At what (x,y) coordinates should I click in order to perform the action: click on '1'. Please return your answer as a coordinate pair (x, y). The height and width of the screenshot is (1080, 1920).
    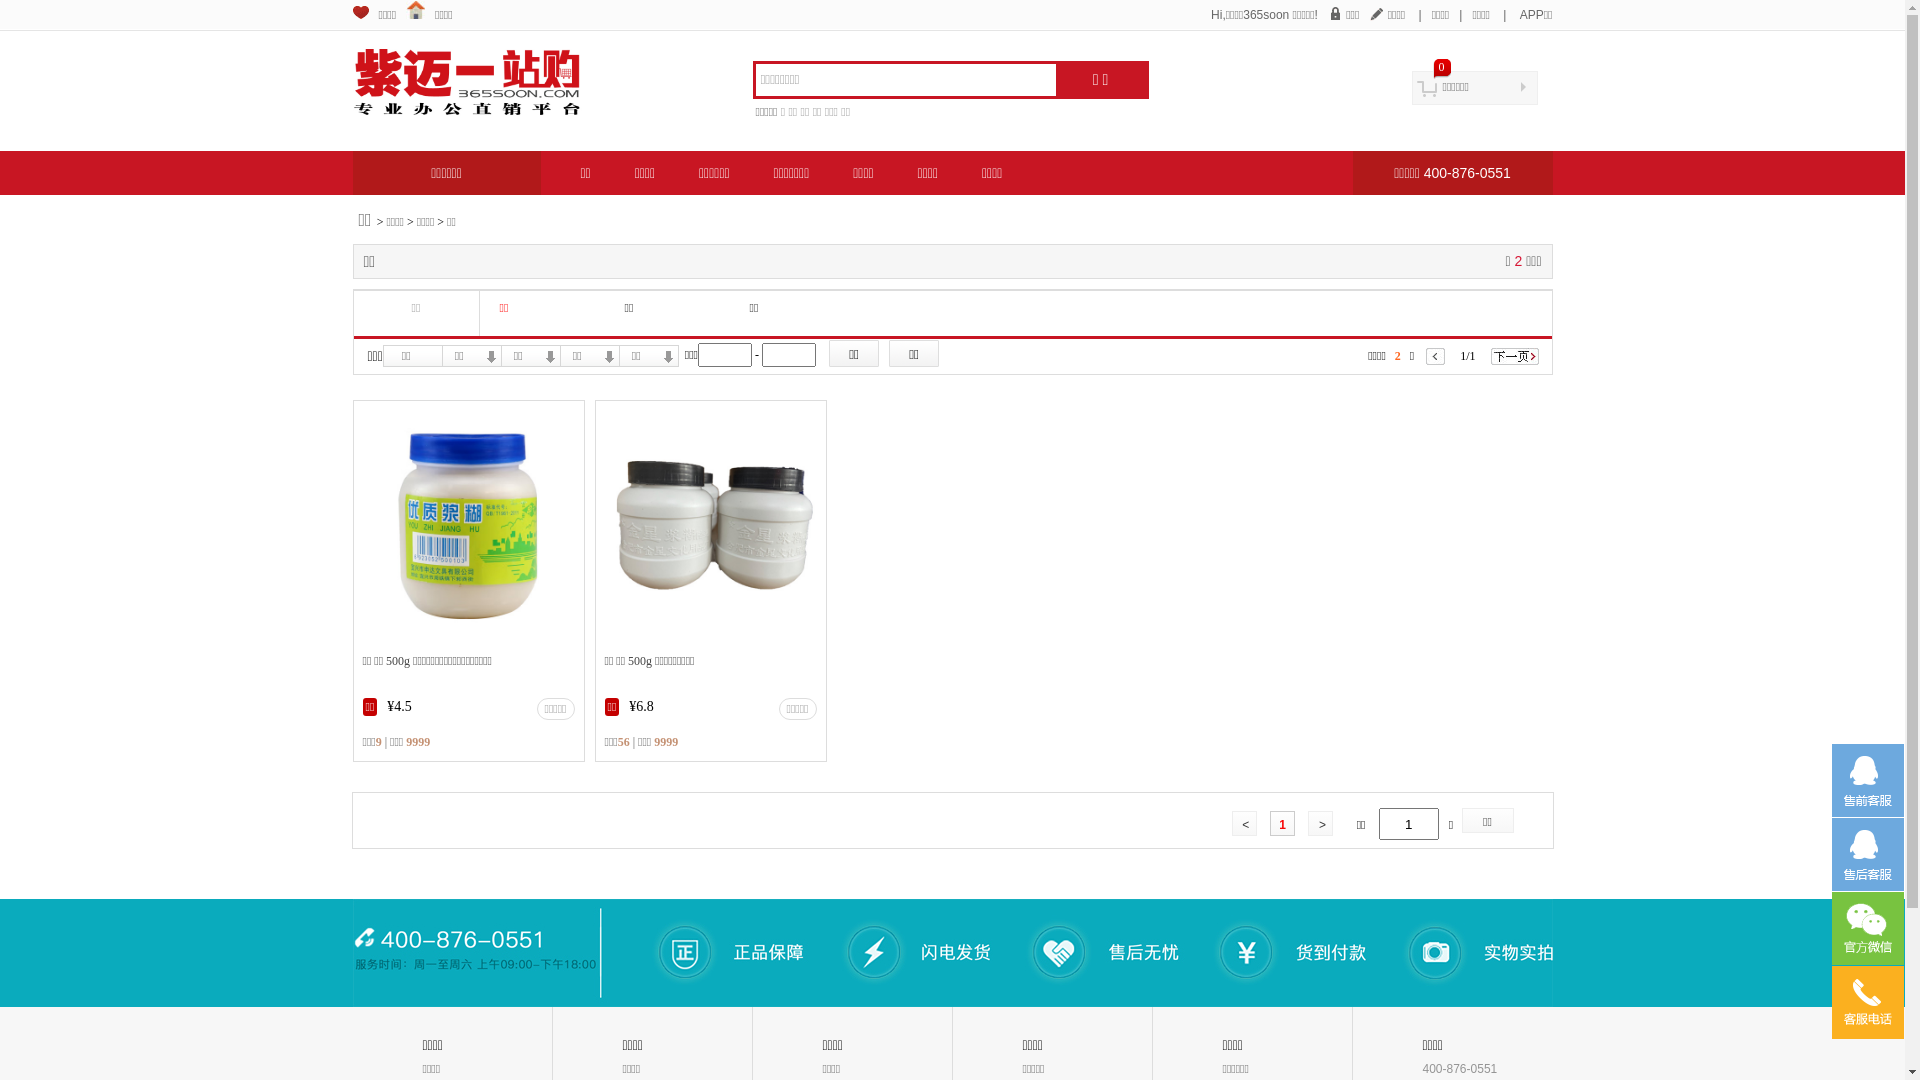
    Looking at the image, I should click on (1282, 822).